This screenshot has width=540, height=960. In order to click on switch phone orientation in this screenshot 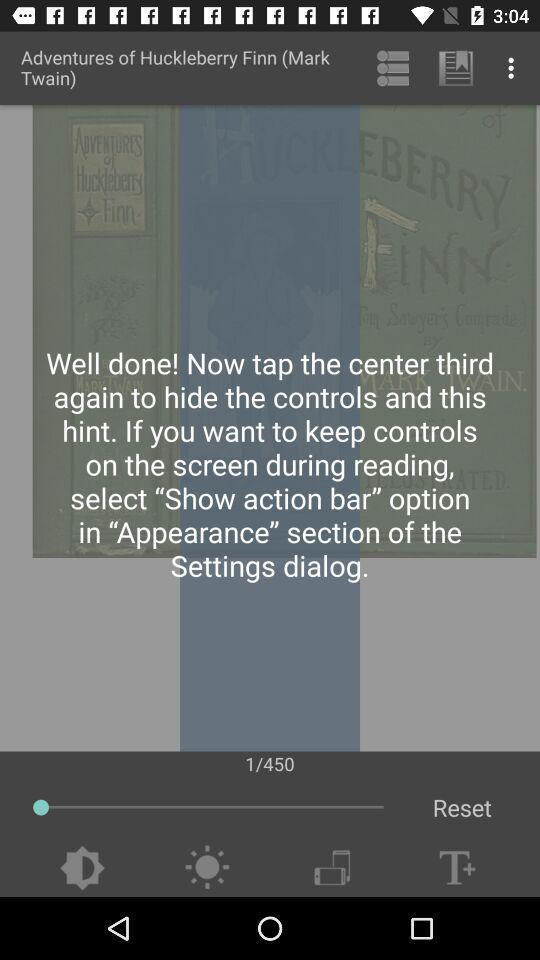, I will do `click(332, 867)`.